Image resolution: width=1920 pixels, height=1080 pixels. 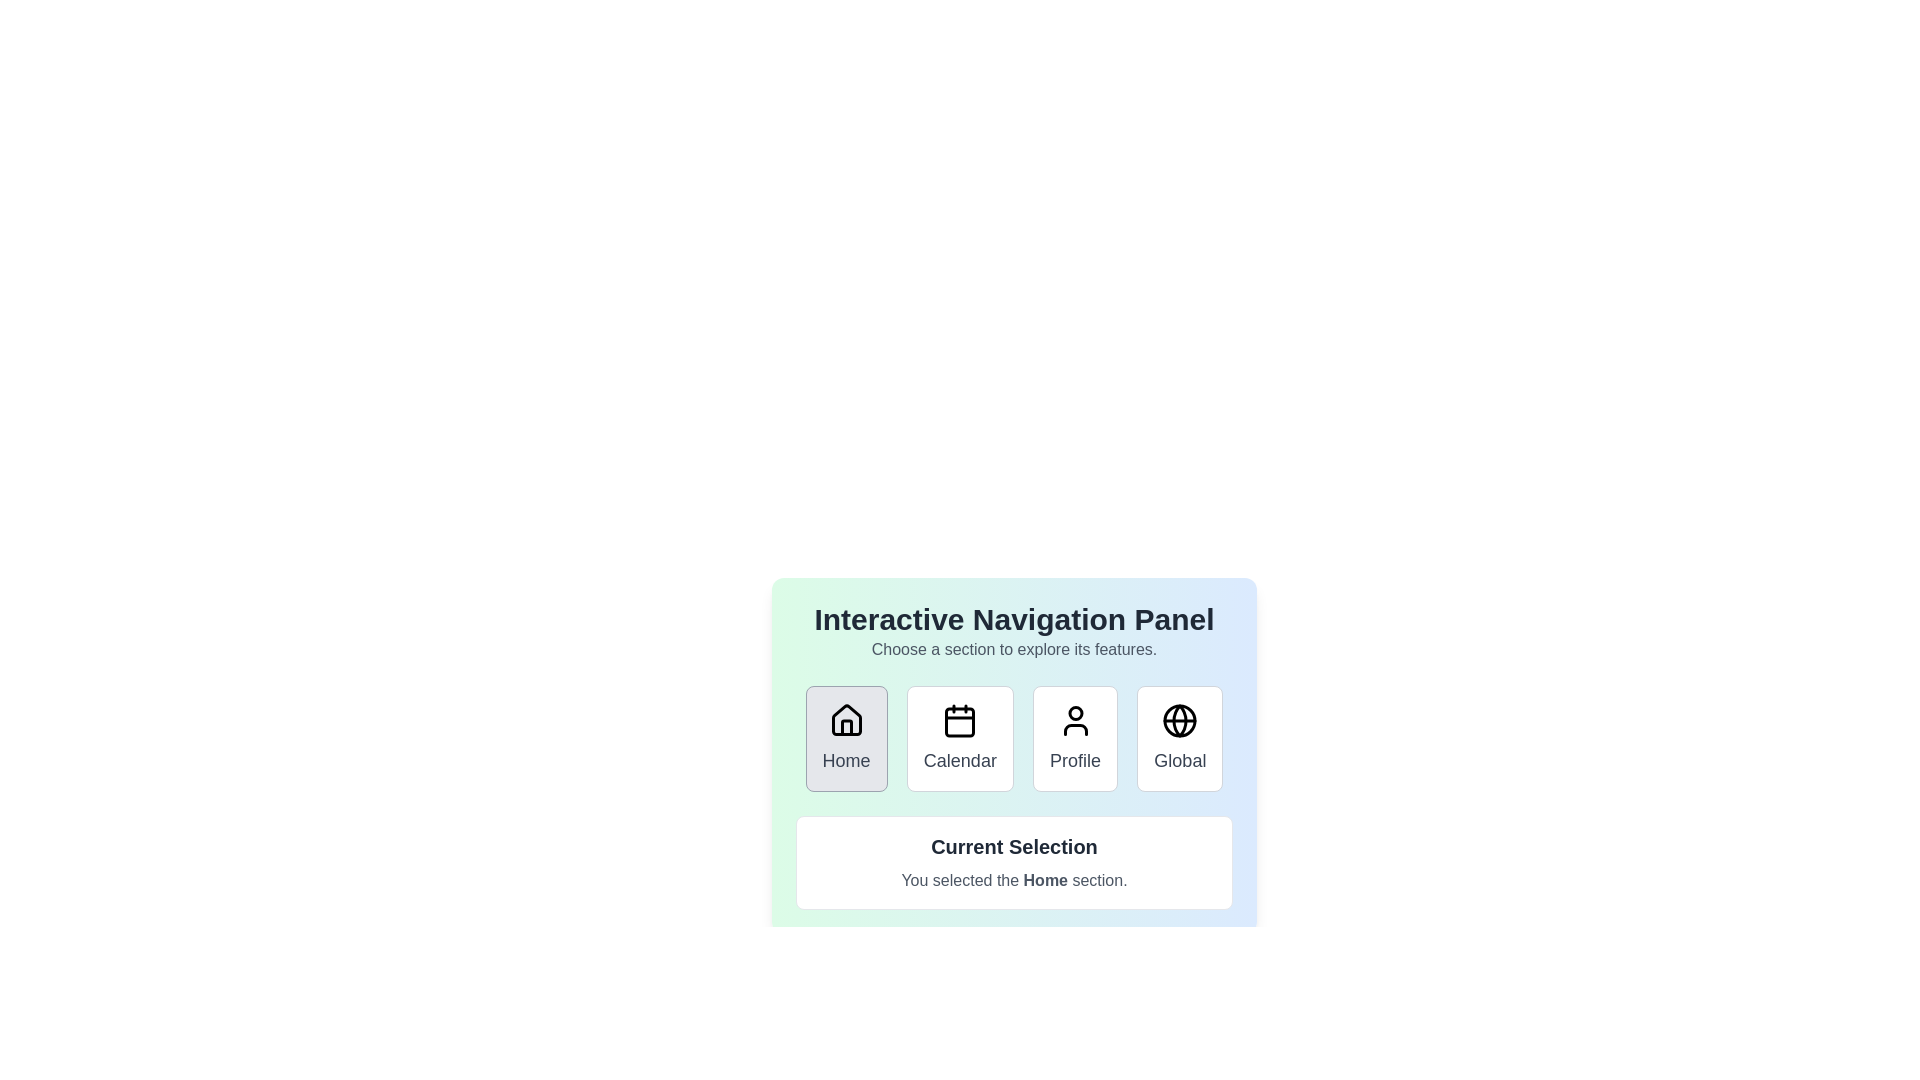 What do you see at coordinates (1014, 724) in the screenshot?
I see `the 'Calendar' interactive button located in the navigation panel` at bounding box center [1014, 724].